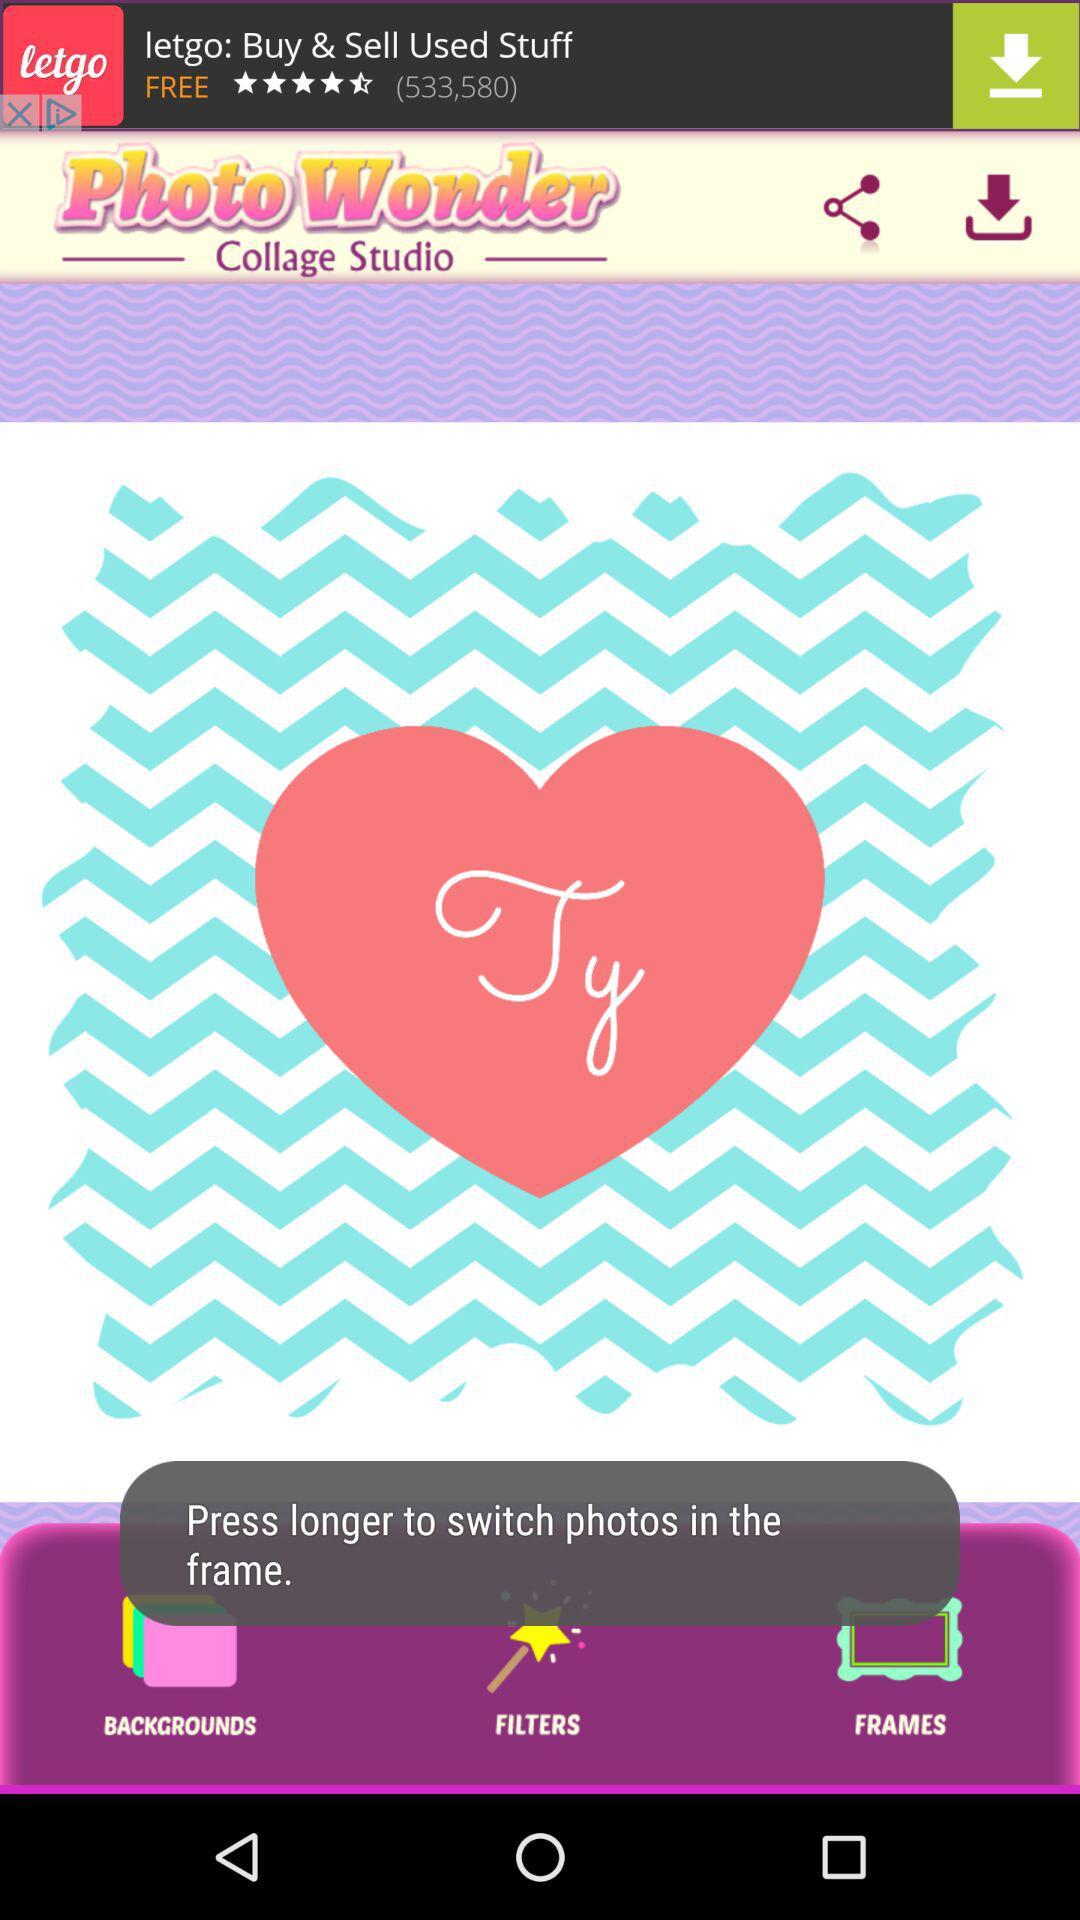 The width and height of the screenshot is (1080, 1920). What do you see at coordinates (851, 207) in the screenshot?
I see `the share icon` at bounding box center [851, 207].